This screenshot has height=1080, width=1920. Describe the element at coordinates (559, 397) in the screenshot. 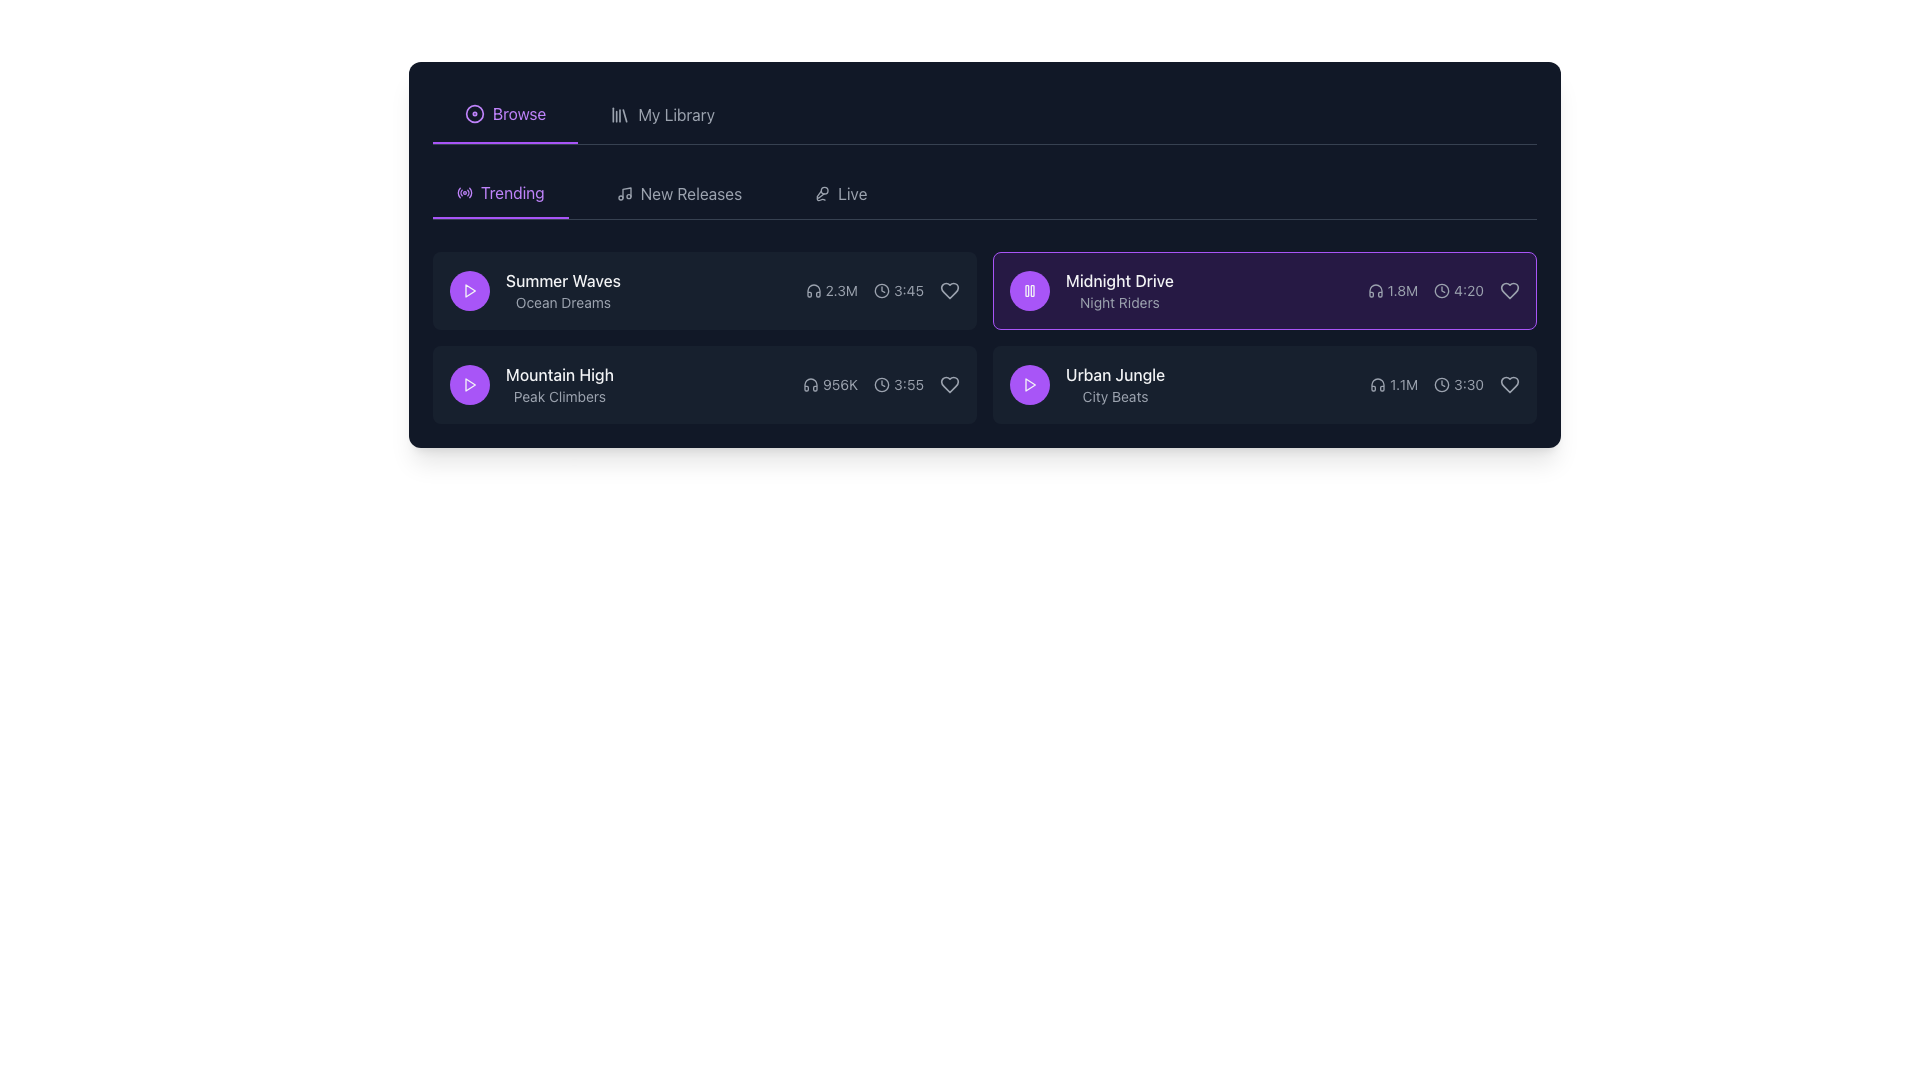

I see `descriptive text label located below the 'Mountain High' title in the 'Trending' section of the music entries list` at that location.